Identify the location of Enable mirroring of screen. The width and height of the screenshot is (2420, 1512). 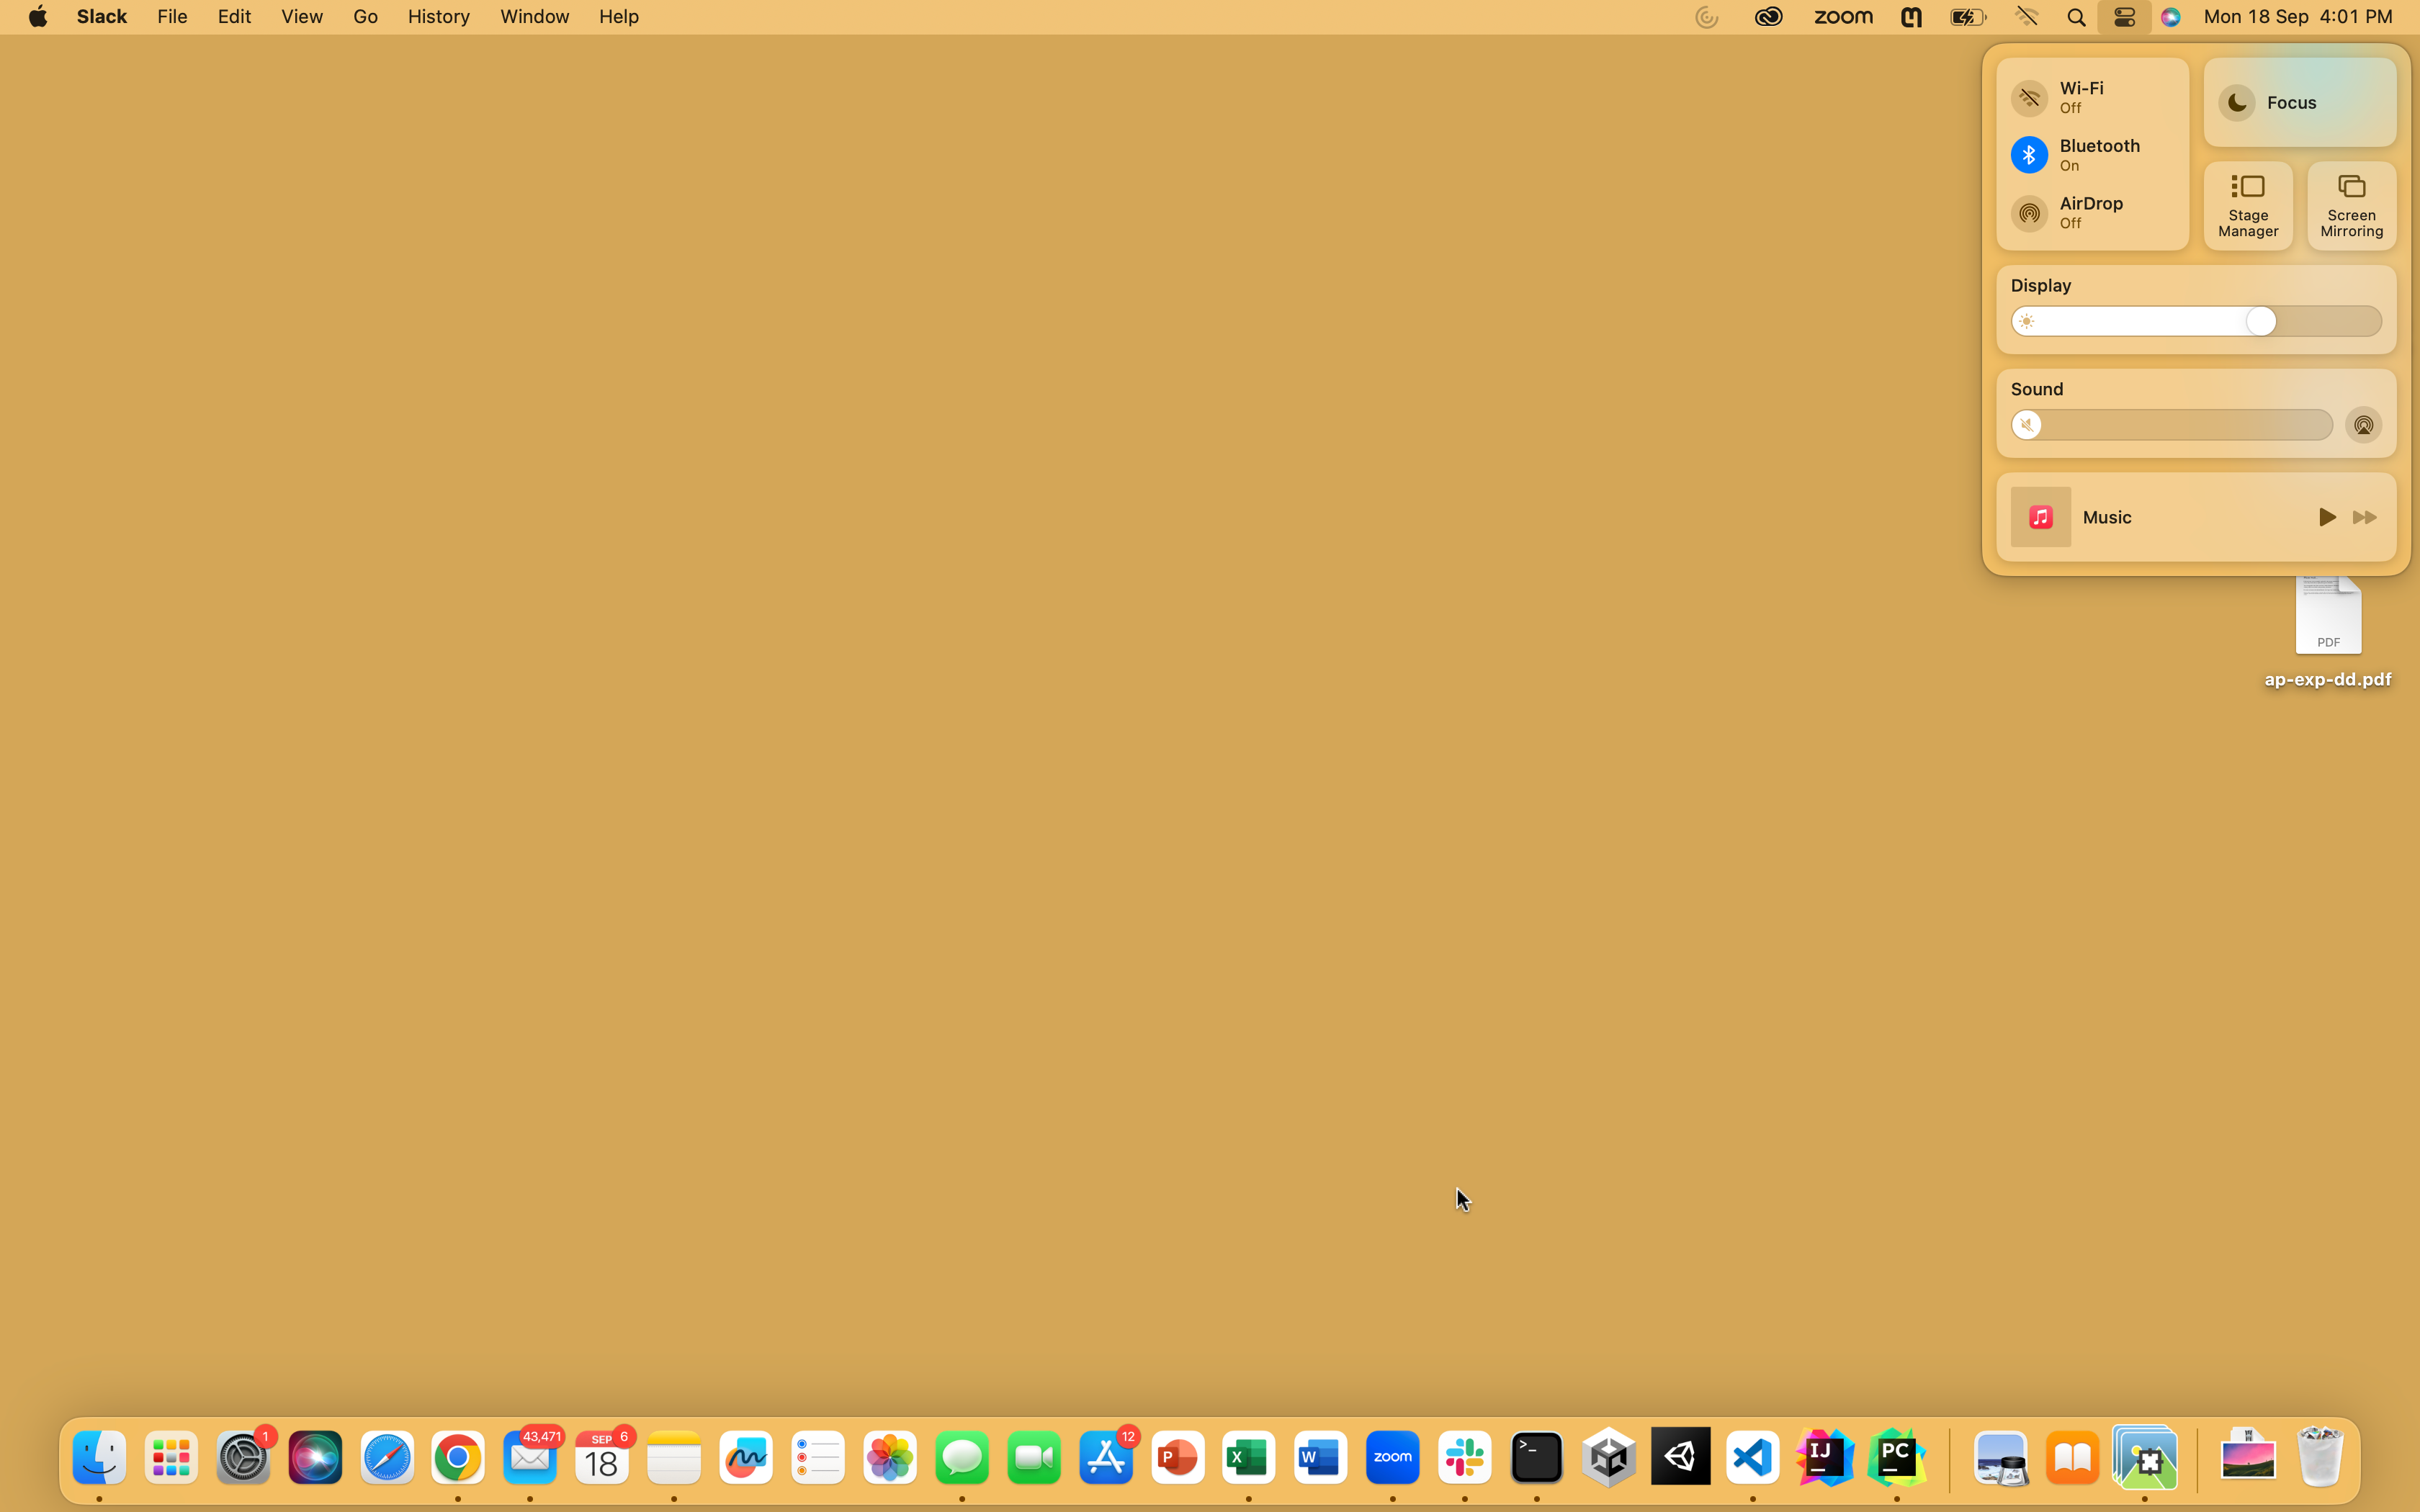
(2349, 205).